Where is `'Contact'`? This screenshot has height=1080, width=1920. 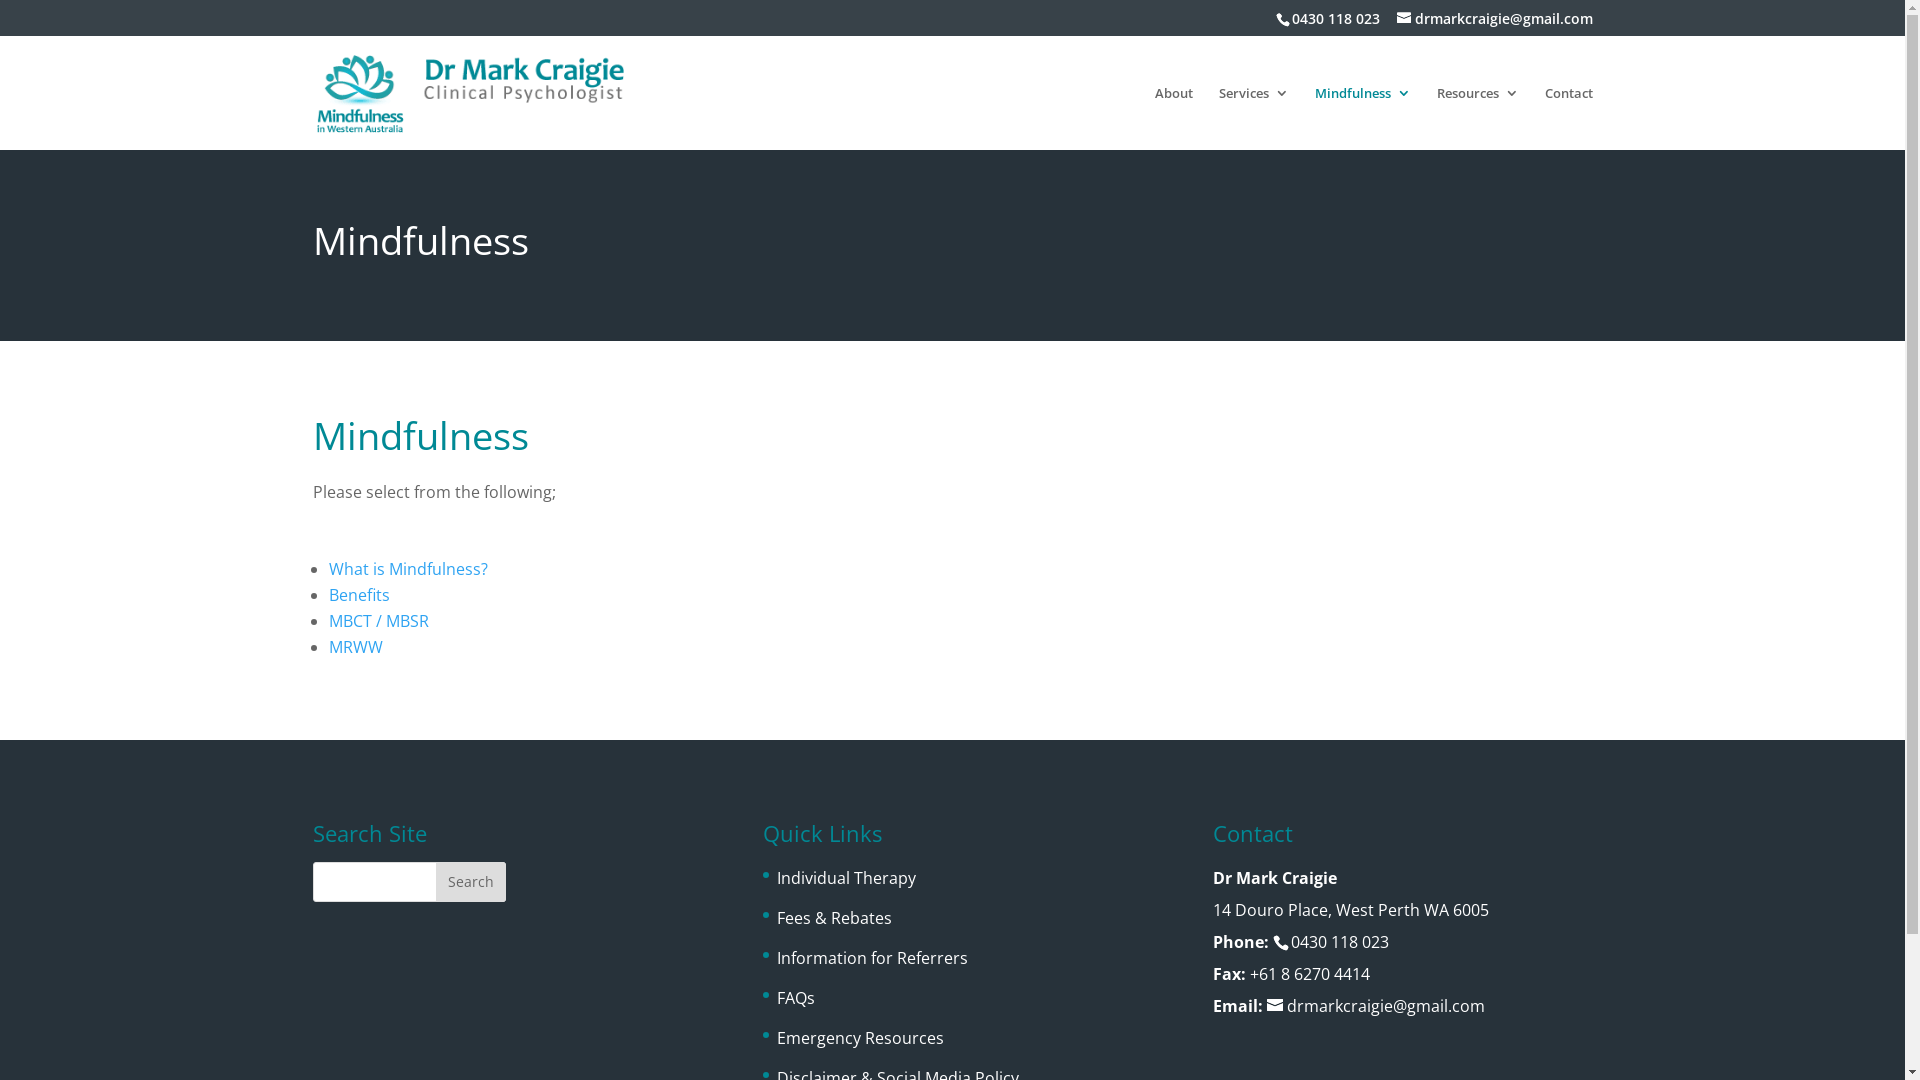
'Contact' is located at coordinates (1567, 118).